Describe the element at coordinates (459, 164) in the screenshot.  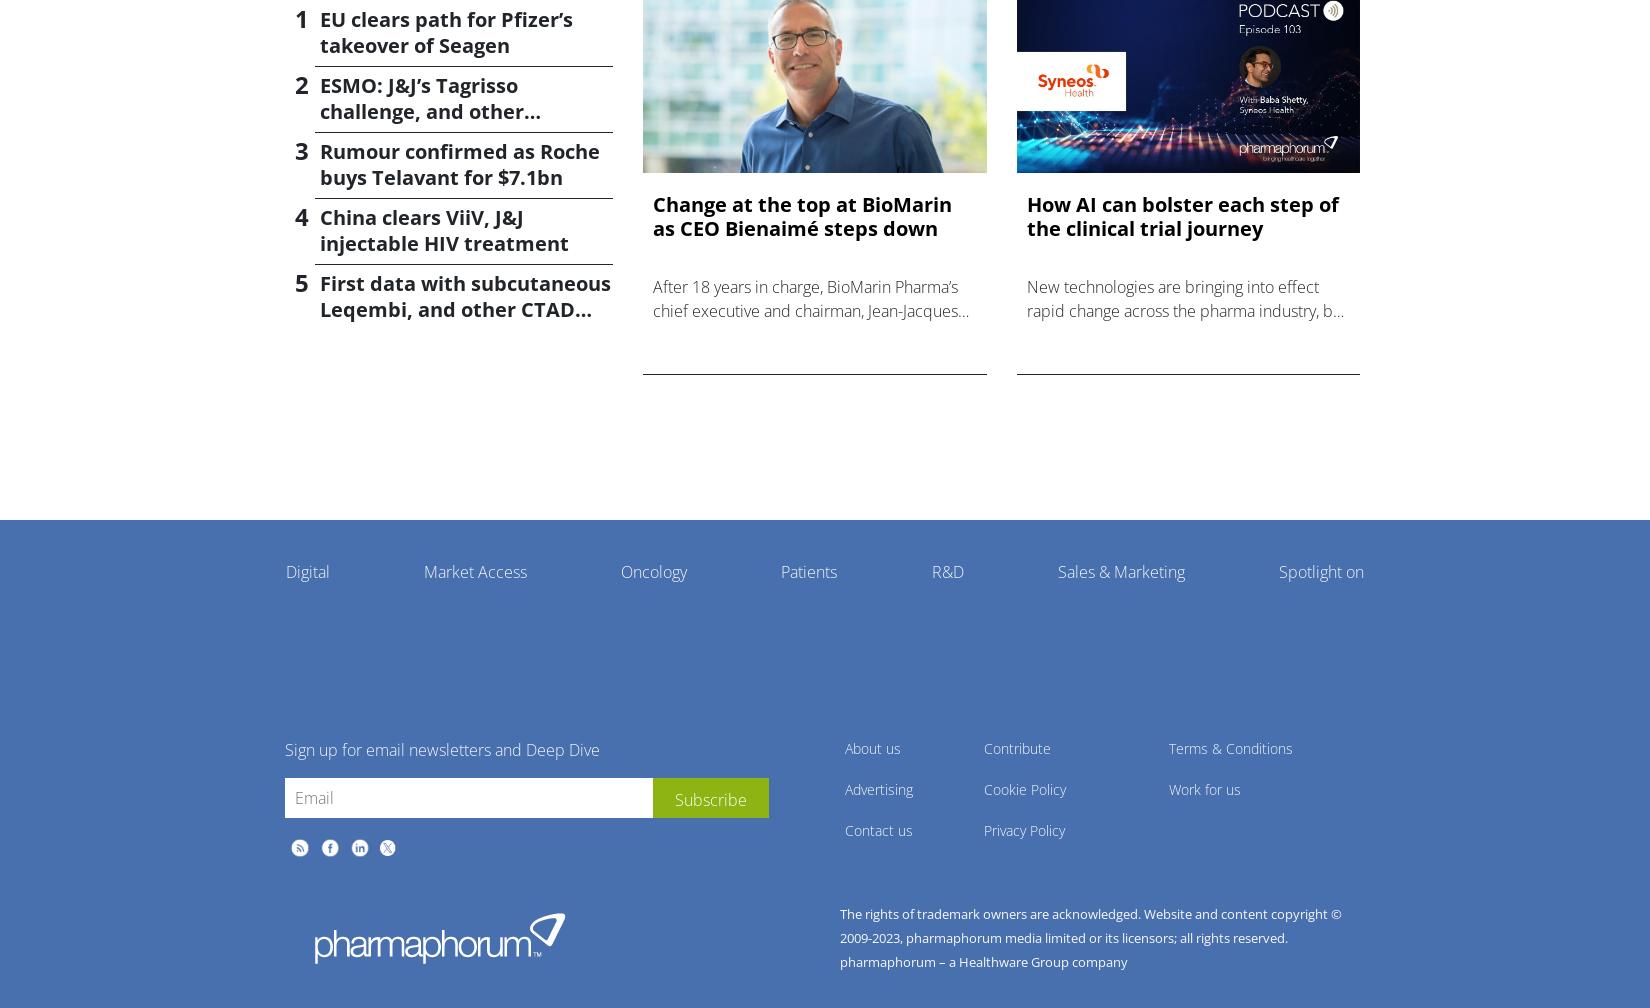
I see `'Rumour confirmed as Roche buys Telavant for $7.1bn'` at that location.